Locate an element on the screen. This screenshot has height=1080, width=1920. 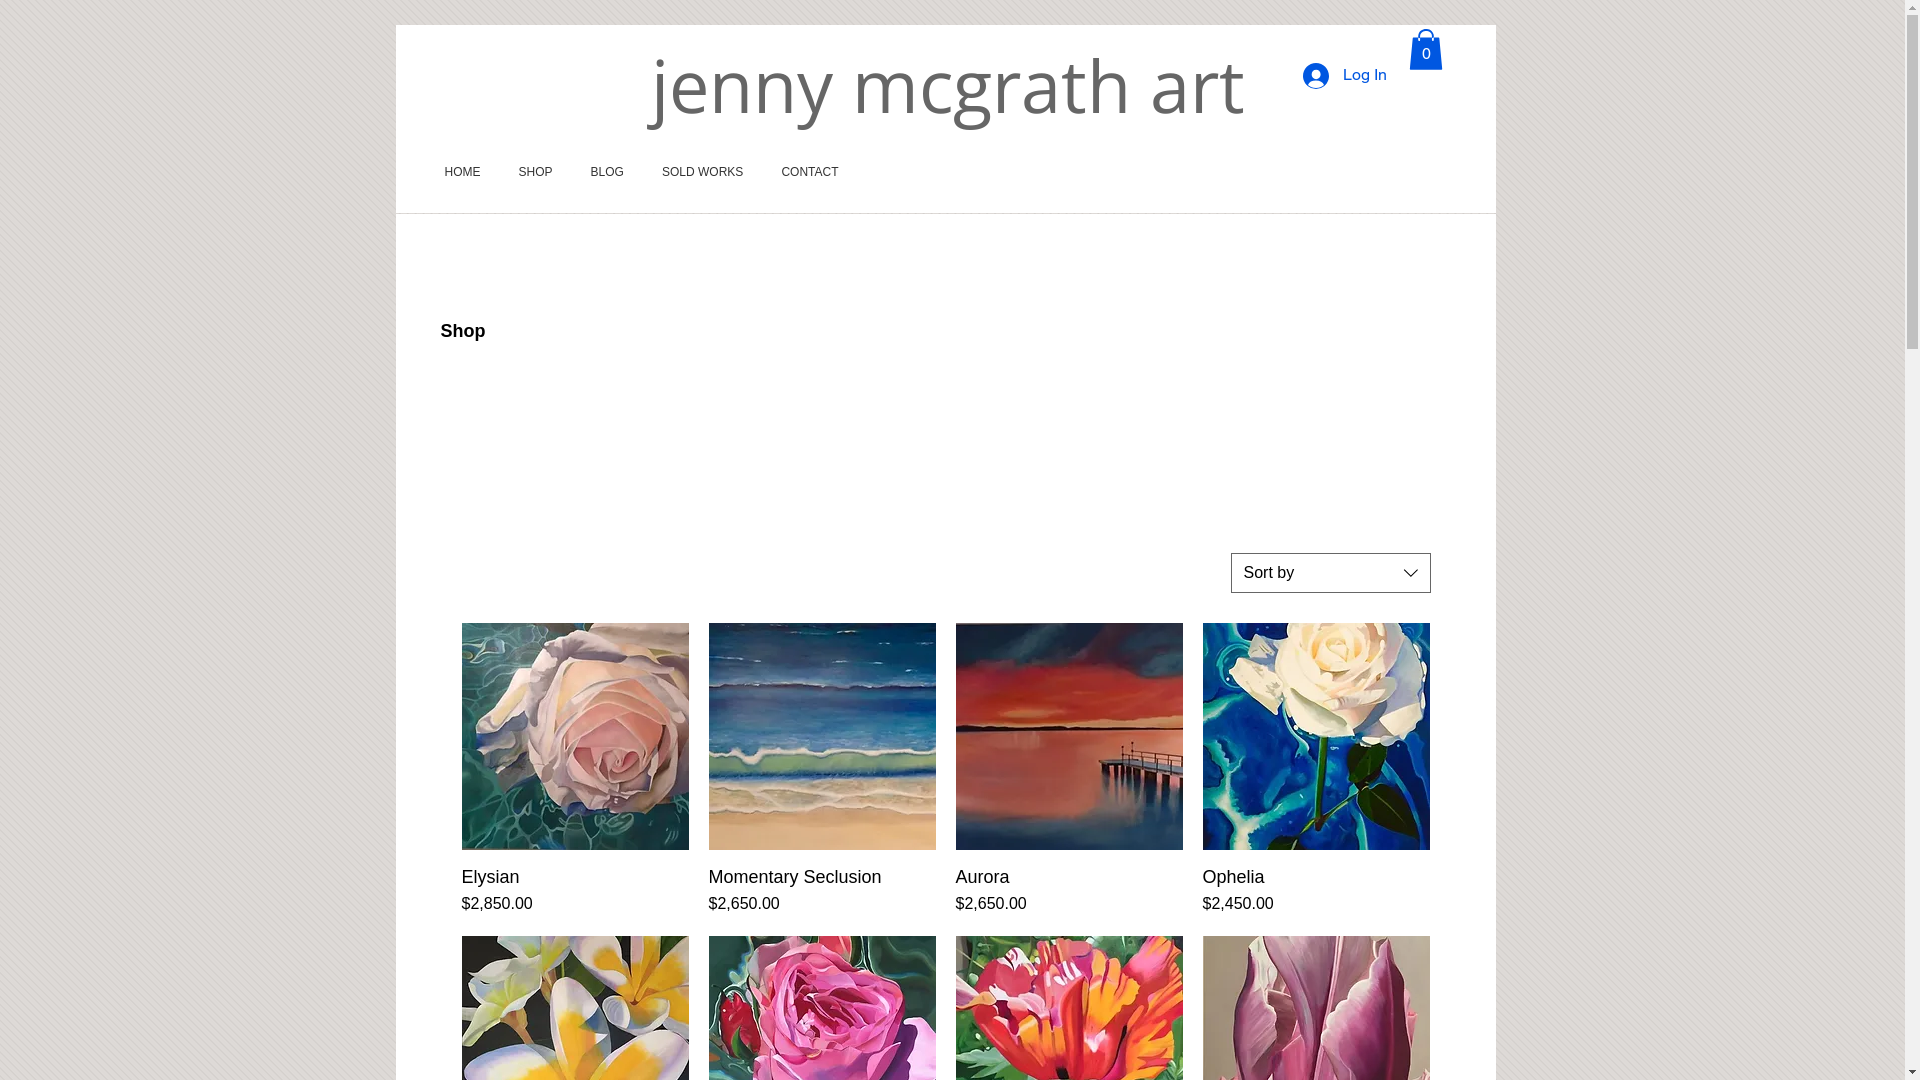
'Aurora is located at coordinates (954, 890).